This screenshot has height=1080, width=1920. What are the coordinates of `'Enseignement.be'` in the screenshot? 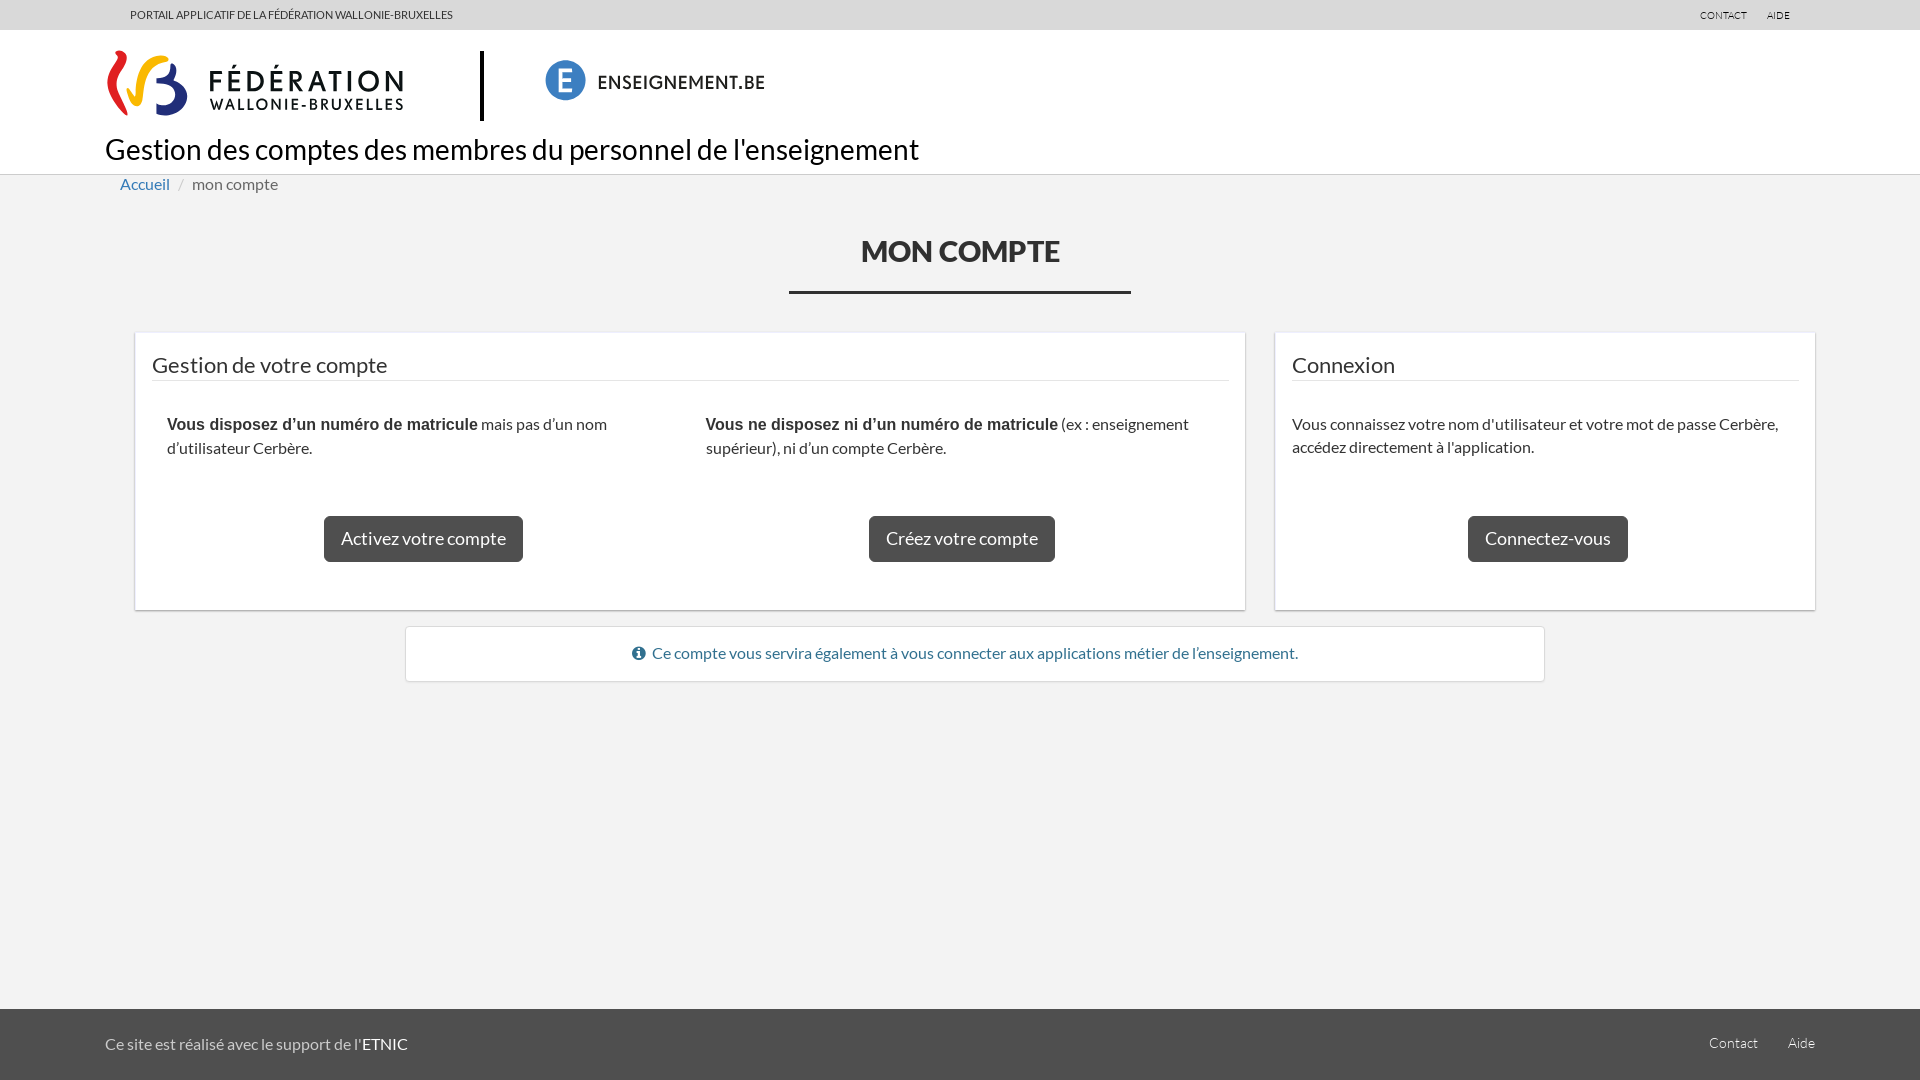 It's located at (682, 82).